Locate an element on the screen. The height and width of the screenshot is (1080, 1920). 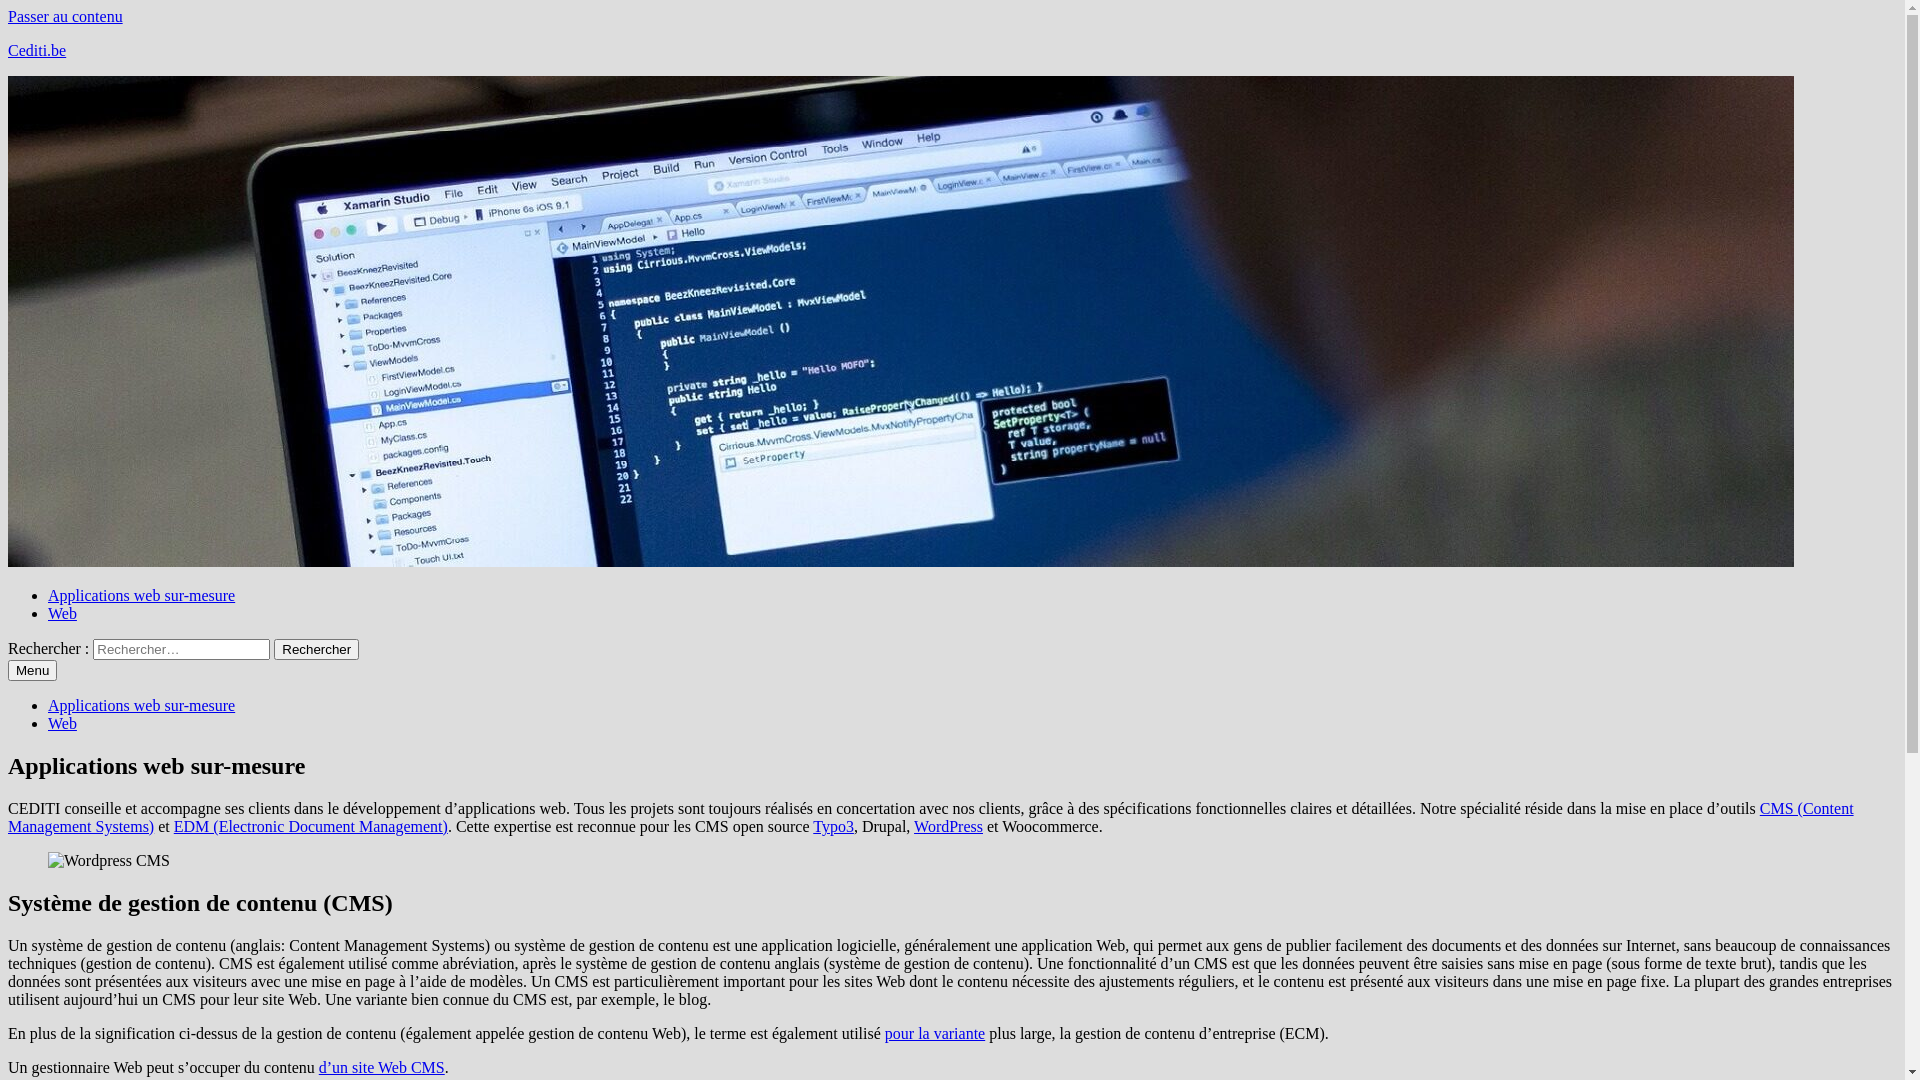
'Applications web sur-mesure' is located at coordinates (140, 704).